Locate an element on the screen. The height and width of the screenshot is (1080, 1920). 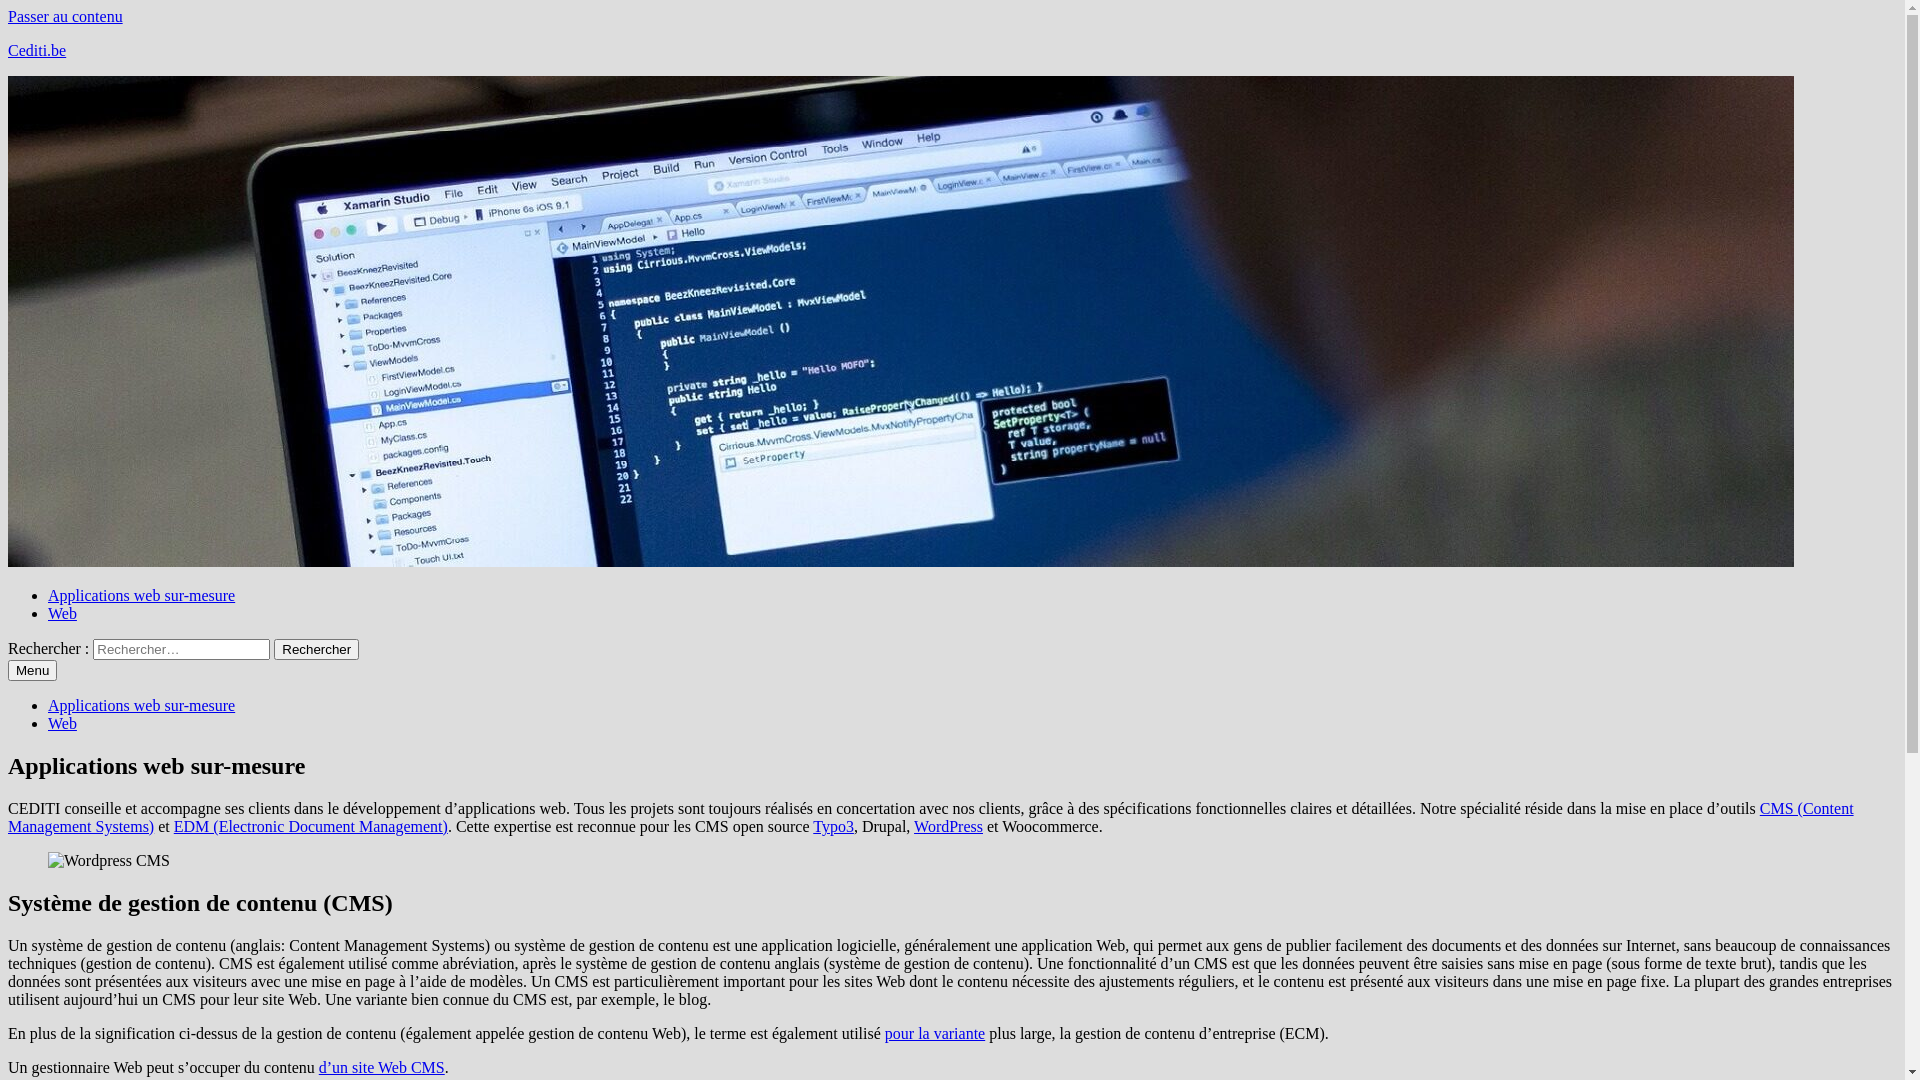
'Applications web sur-mesure' is located at coordinates (140, 704).